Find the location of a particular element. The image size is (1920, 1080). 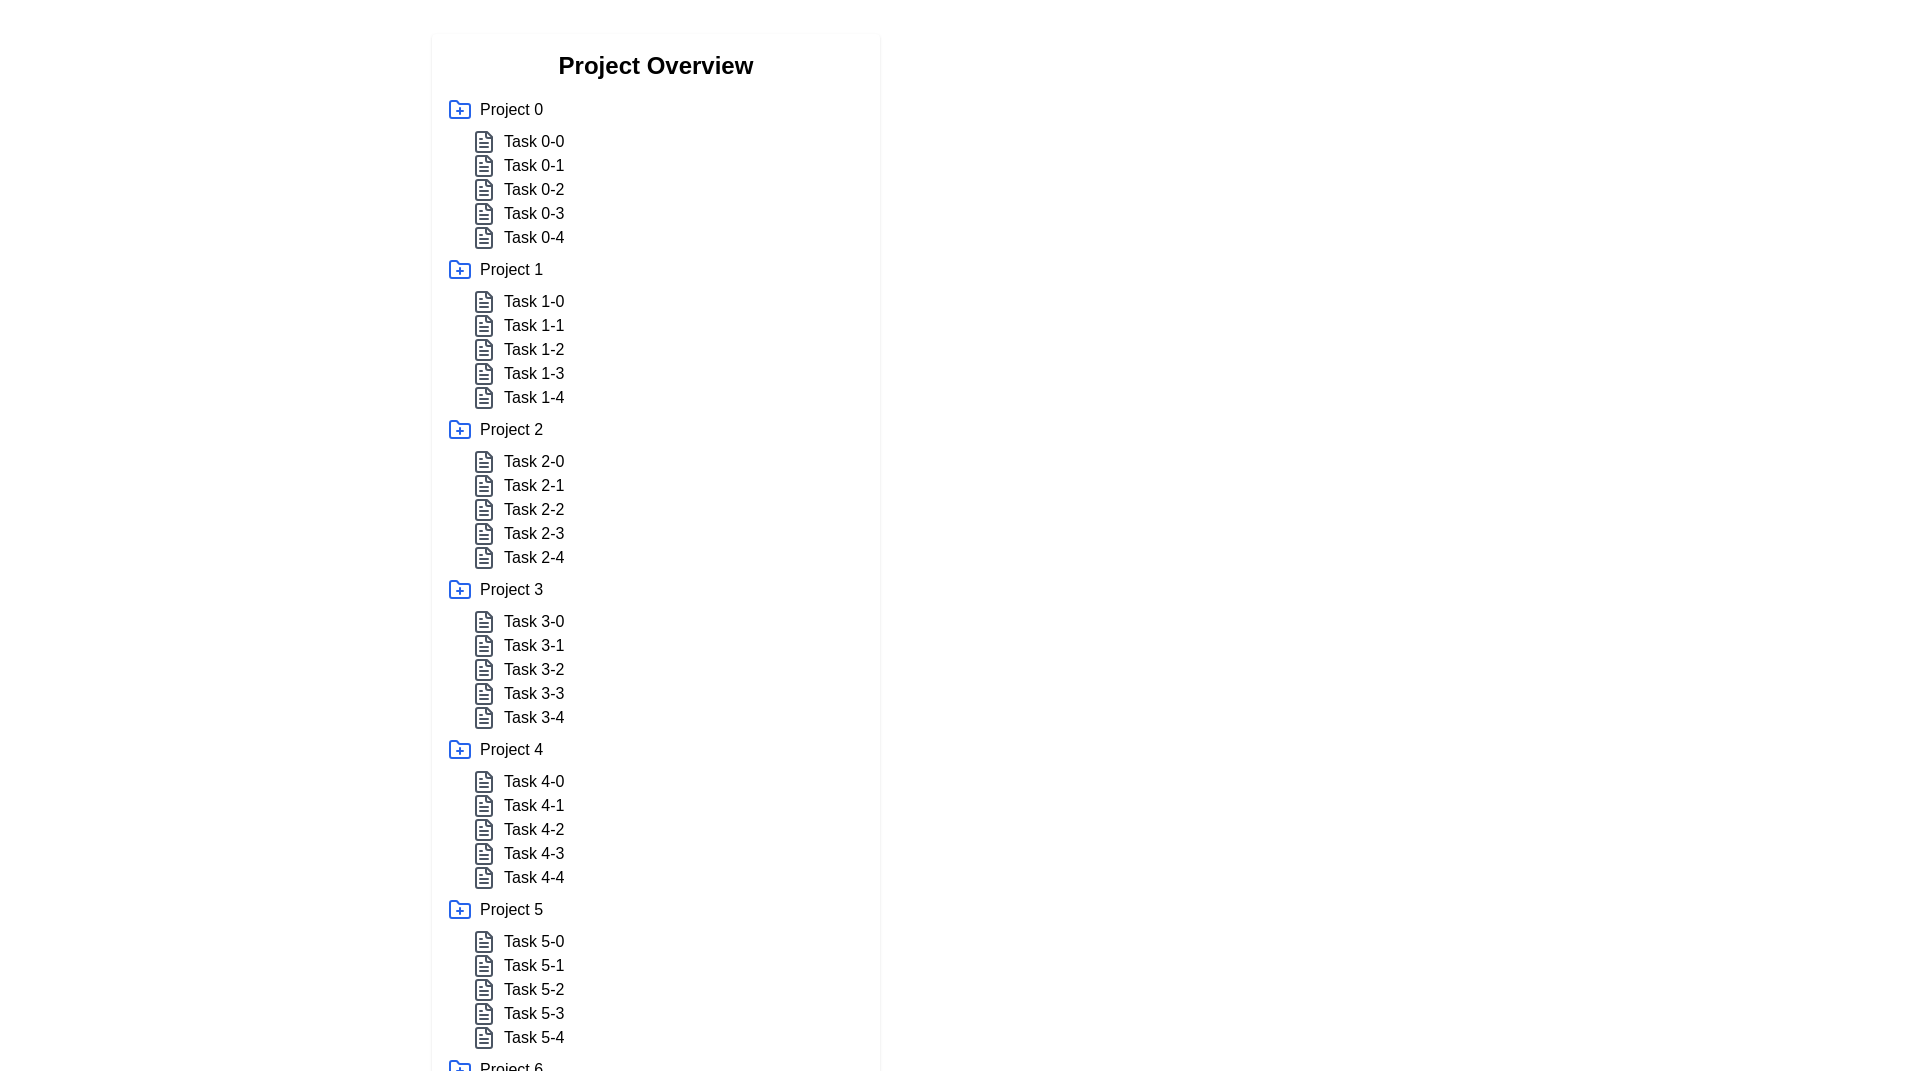

the file icon representing the document is located at coordinates (484, 374).